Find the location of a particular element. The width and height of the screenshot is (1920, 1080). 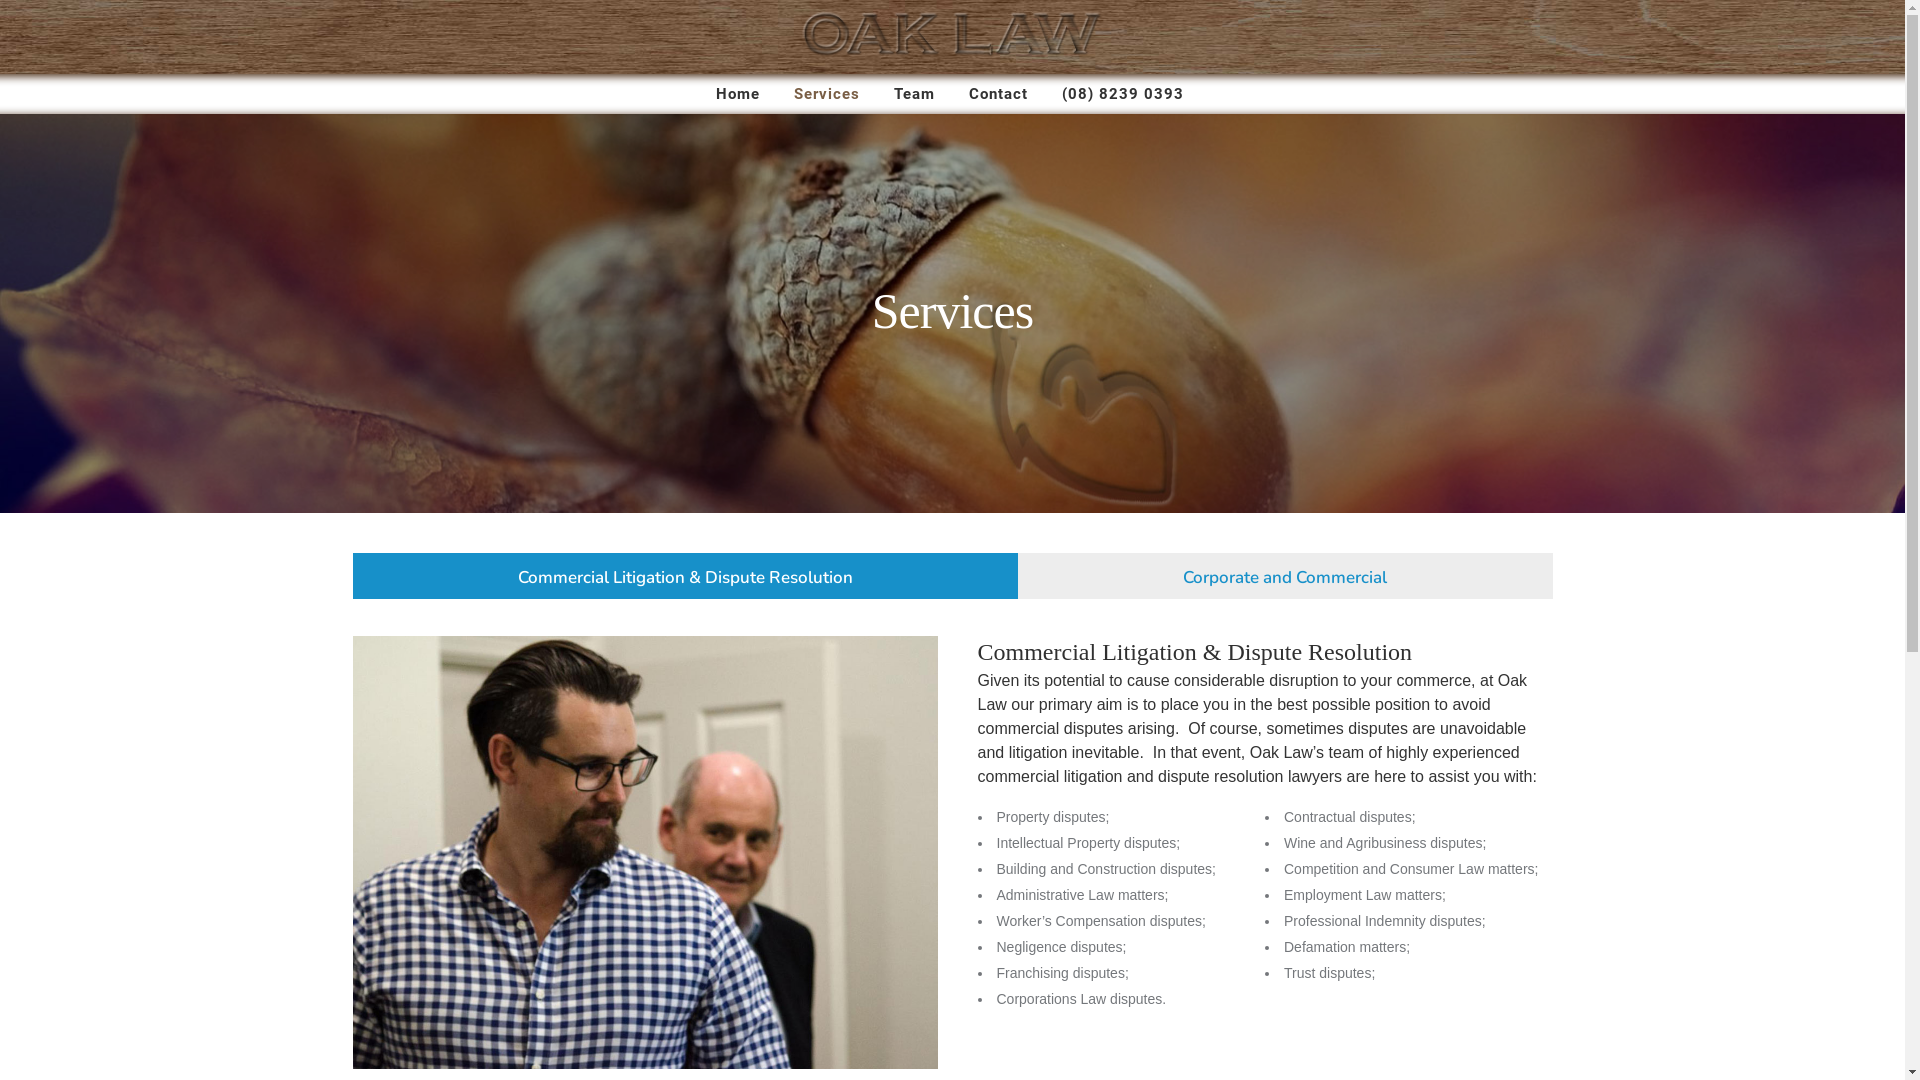

'Corporate and Commercial' is located at coordinates (1285, 574).